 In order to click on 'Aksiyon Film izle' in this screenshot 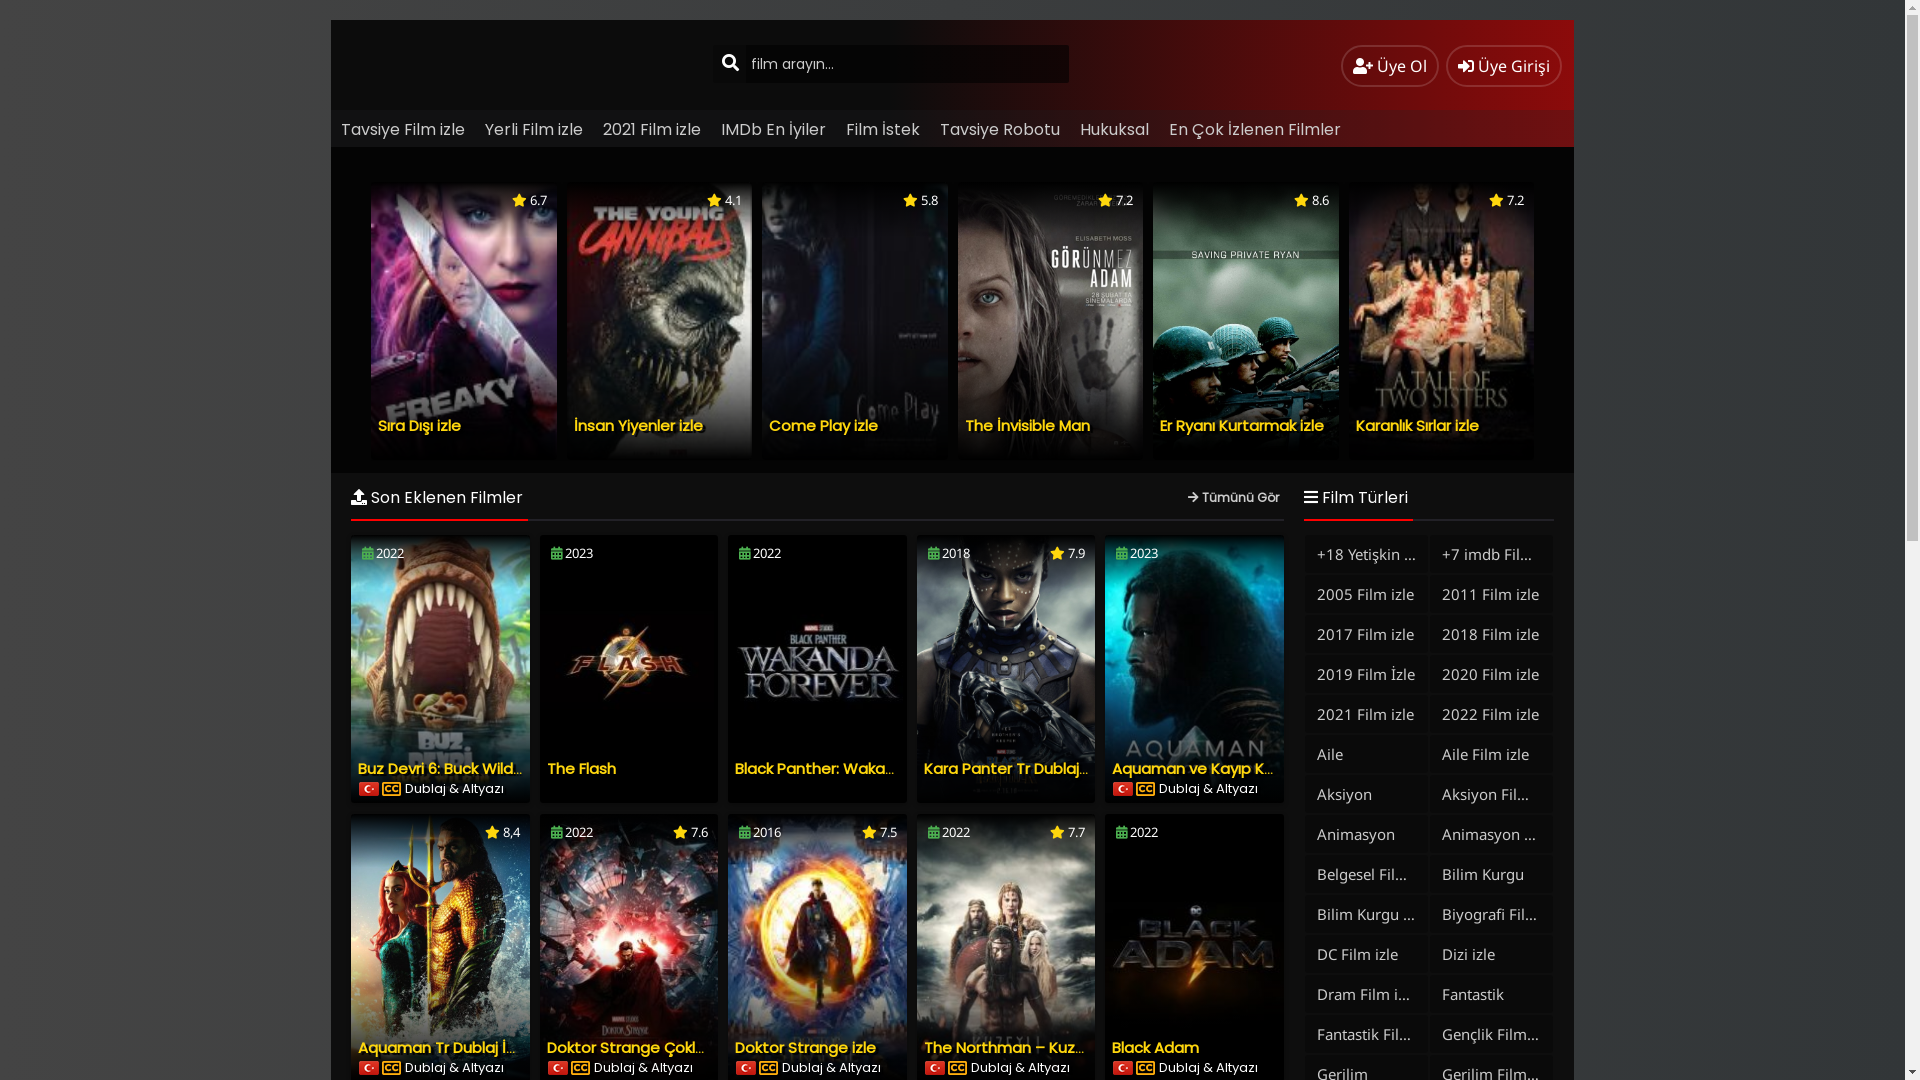, I will do `click(1491, 793)`.